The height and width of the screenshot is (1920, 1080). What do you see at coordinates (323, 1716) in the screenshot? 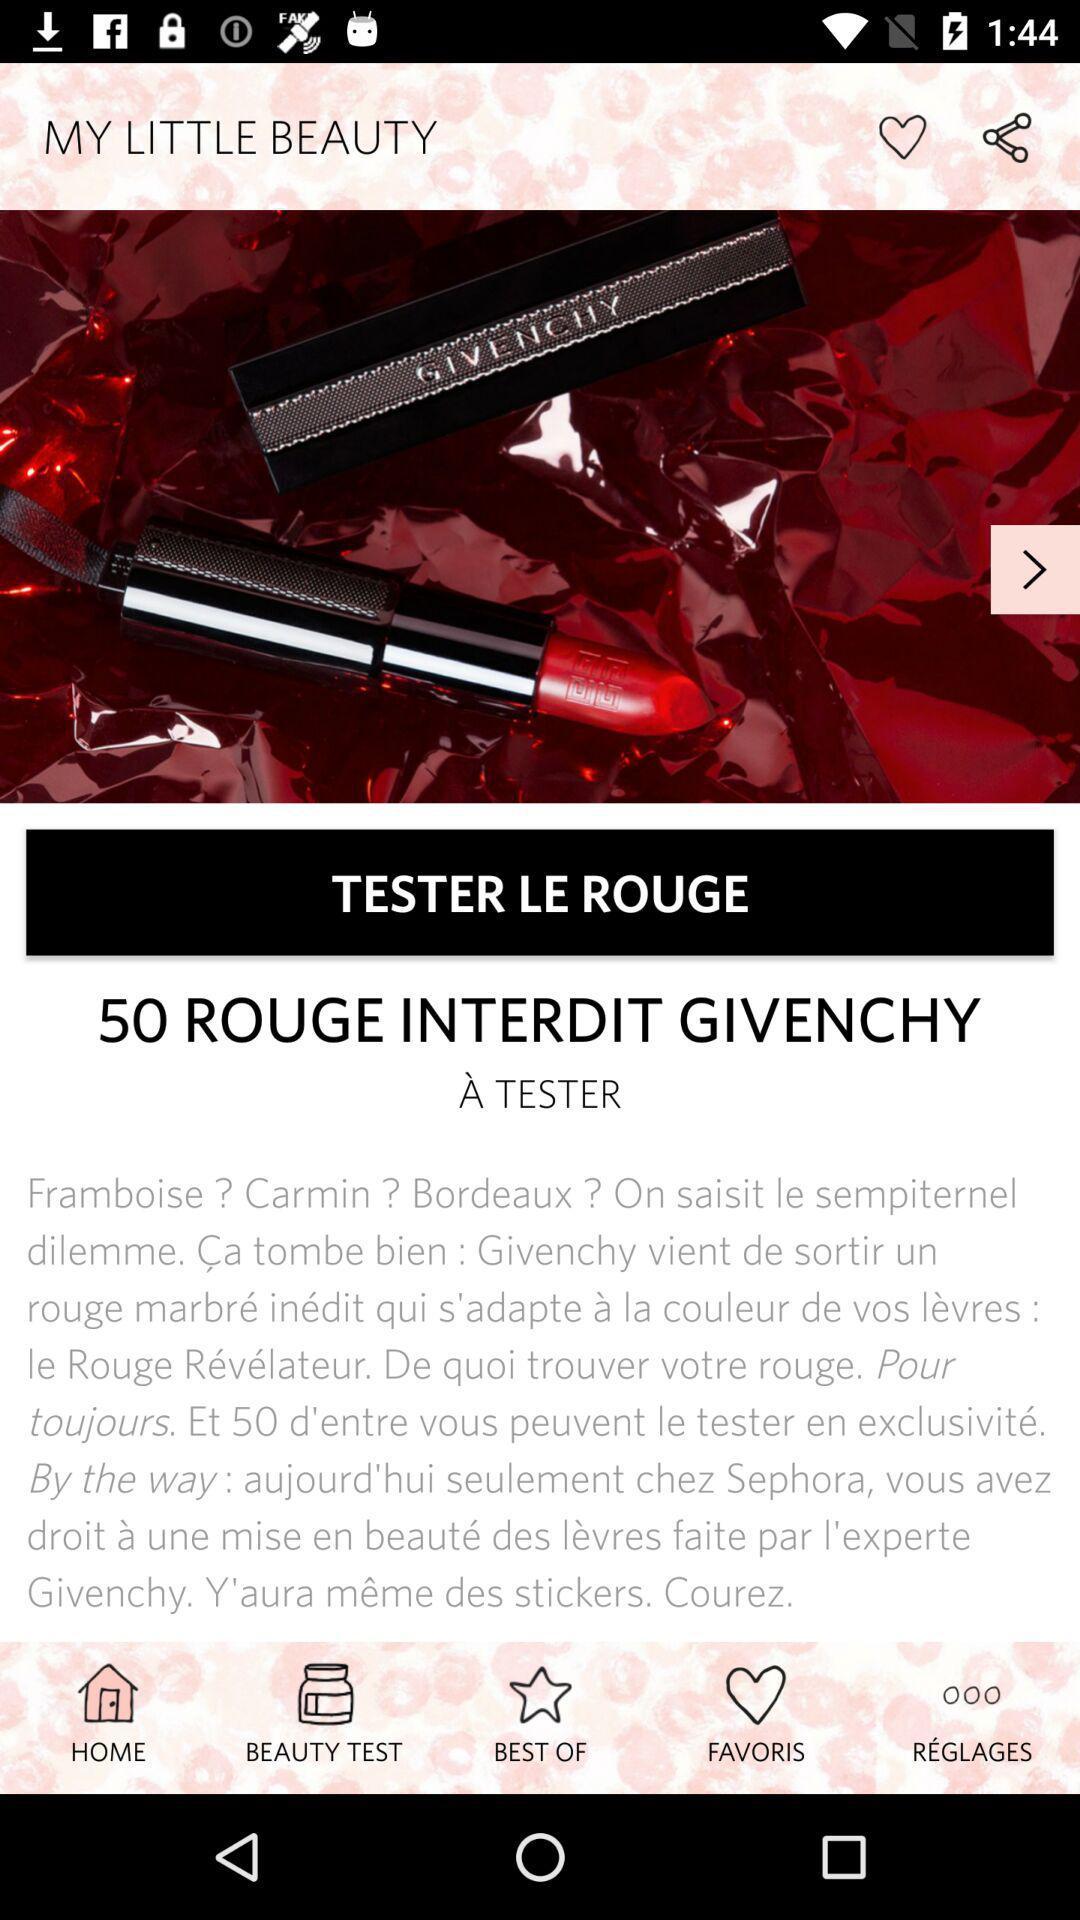
I see `the item below the framboise carmin bordeaux` at bounding box center [323, 1716].